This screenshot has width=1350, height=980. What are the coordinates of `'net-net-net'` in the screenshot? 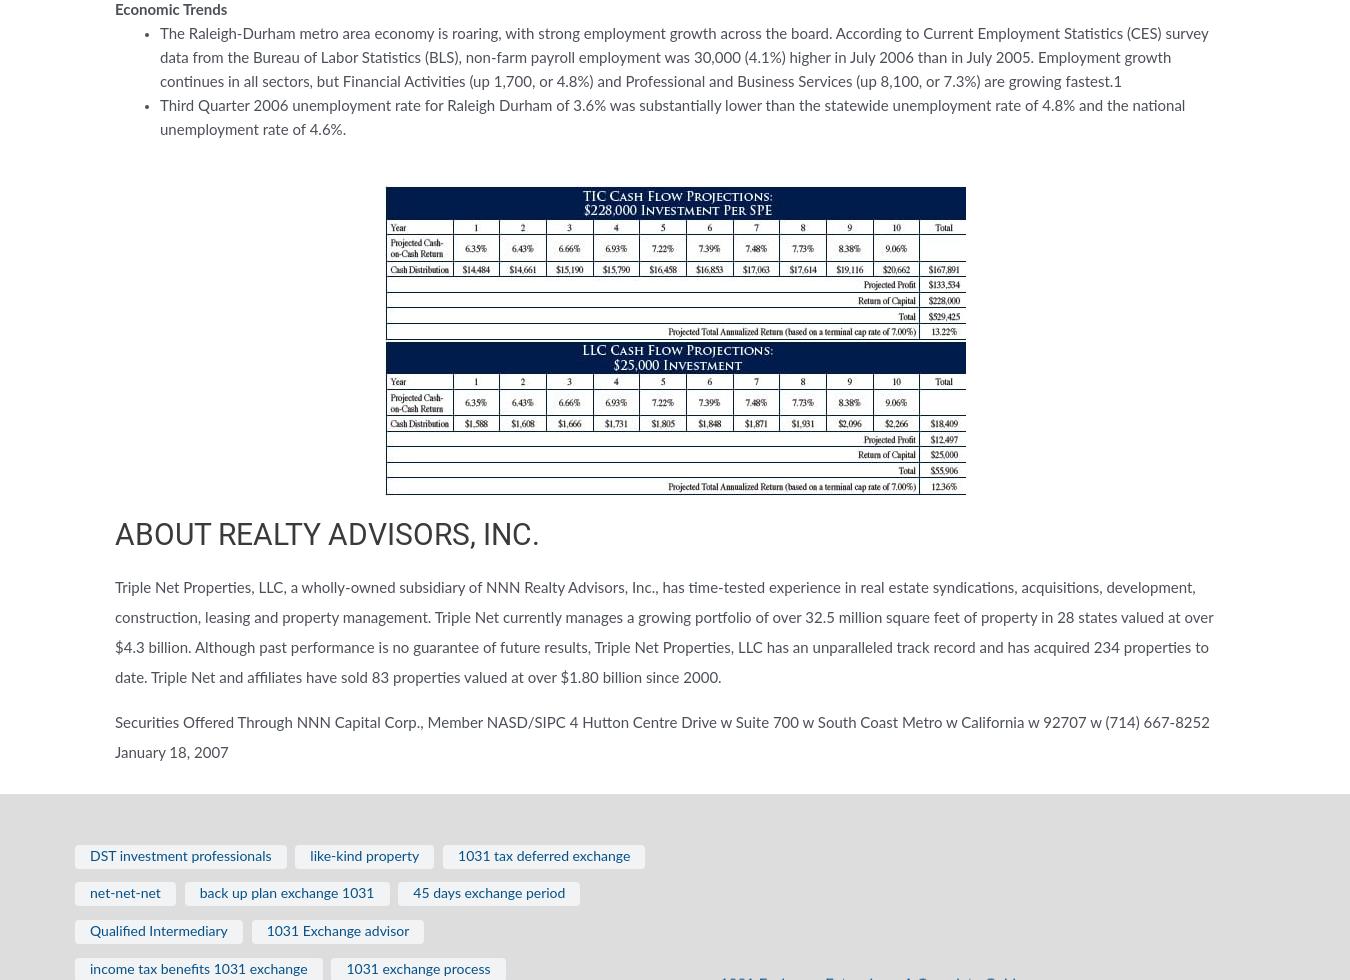 It's located at (125, 893).